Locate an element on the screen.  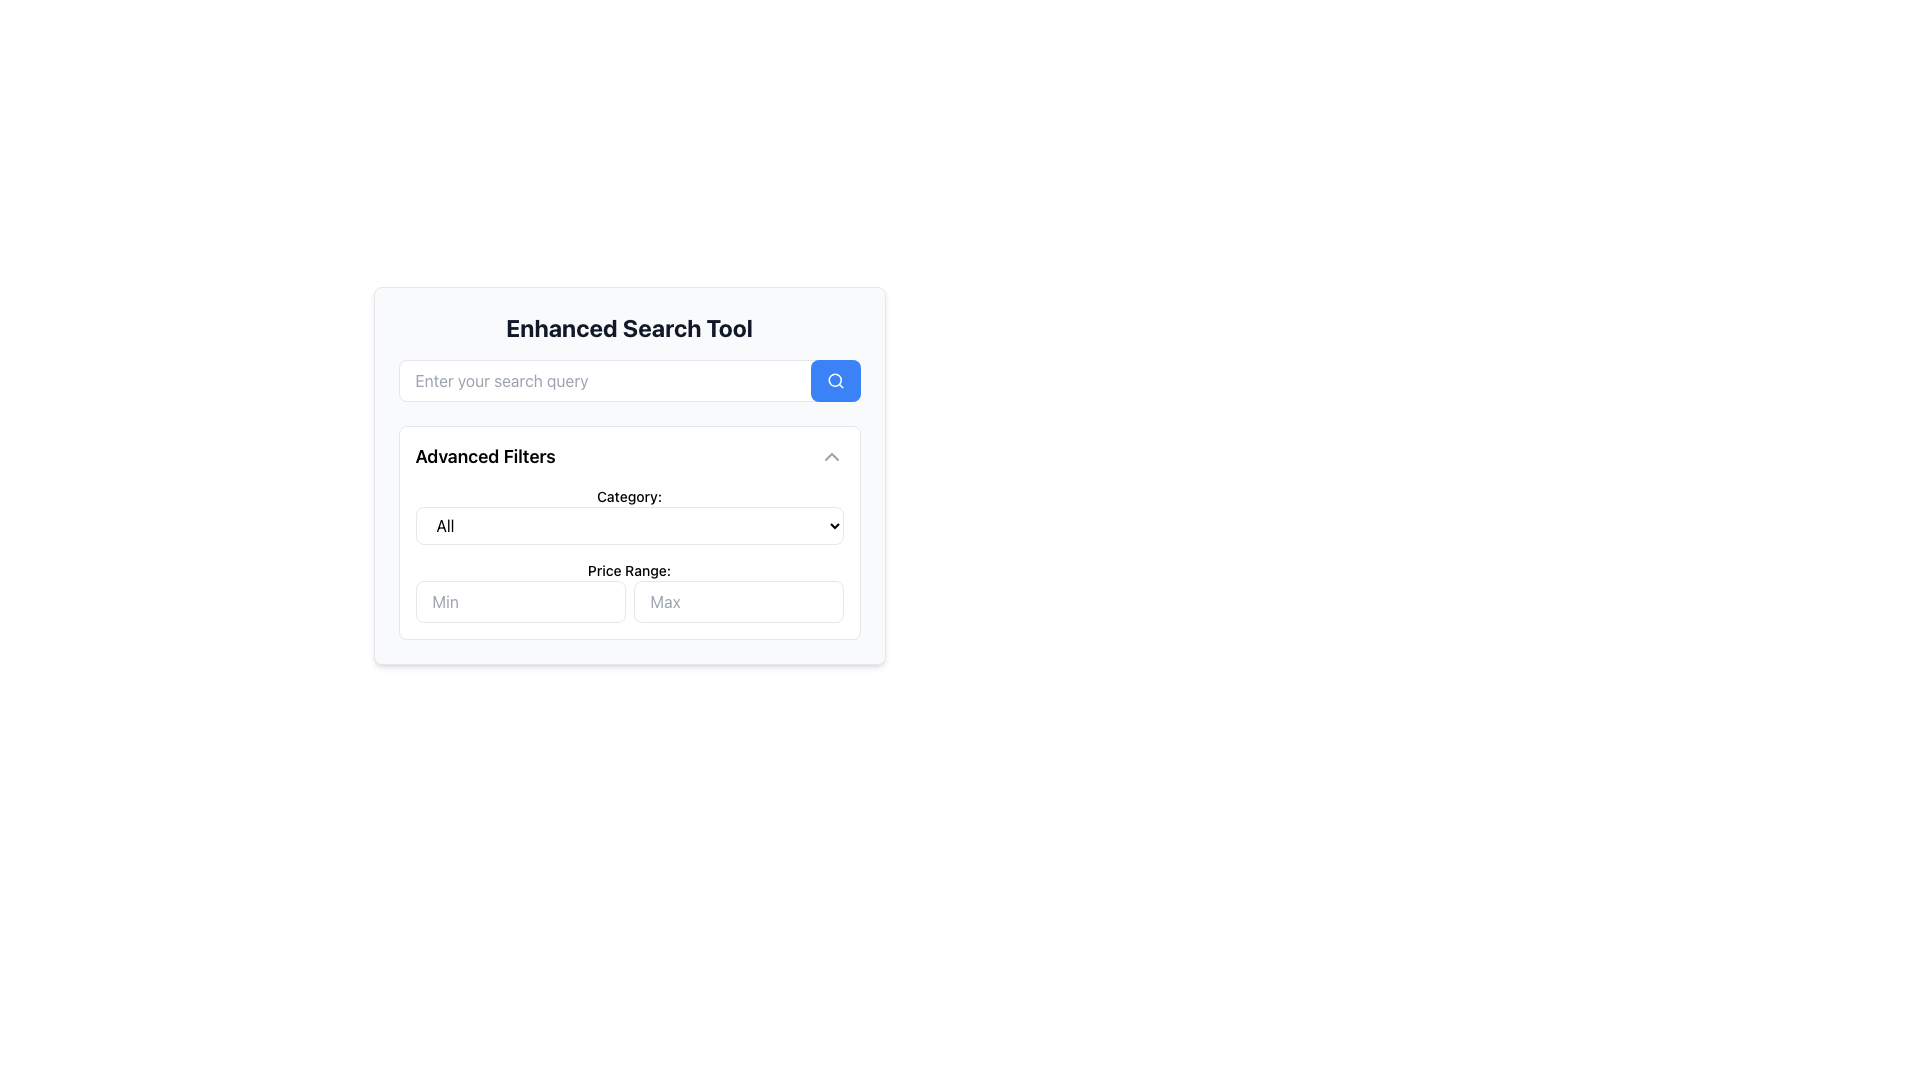
the dropdown within the filter box located in the 'Enhanced Search Tool' section beneath the search input field is located at coordinates (628, 531).